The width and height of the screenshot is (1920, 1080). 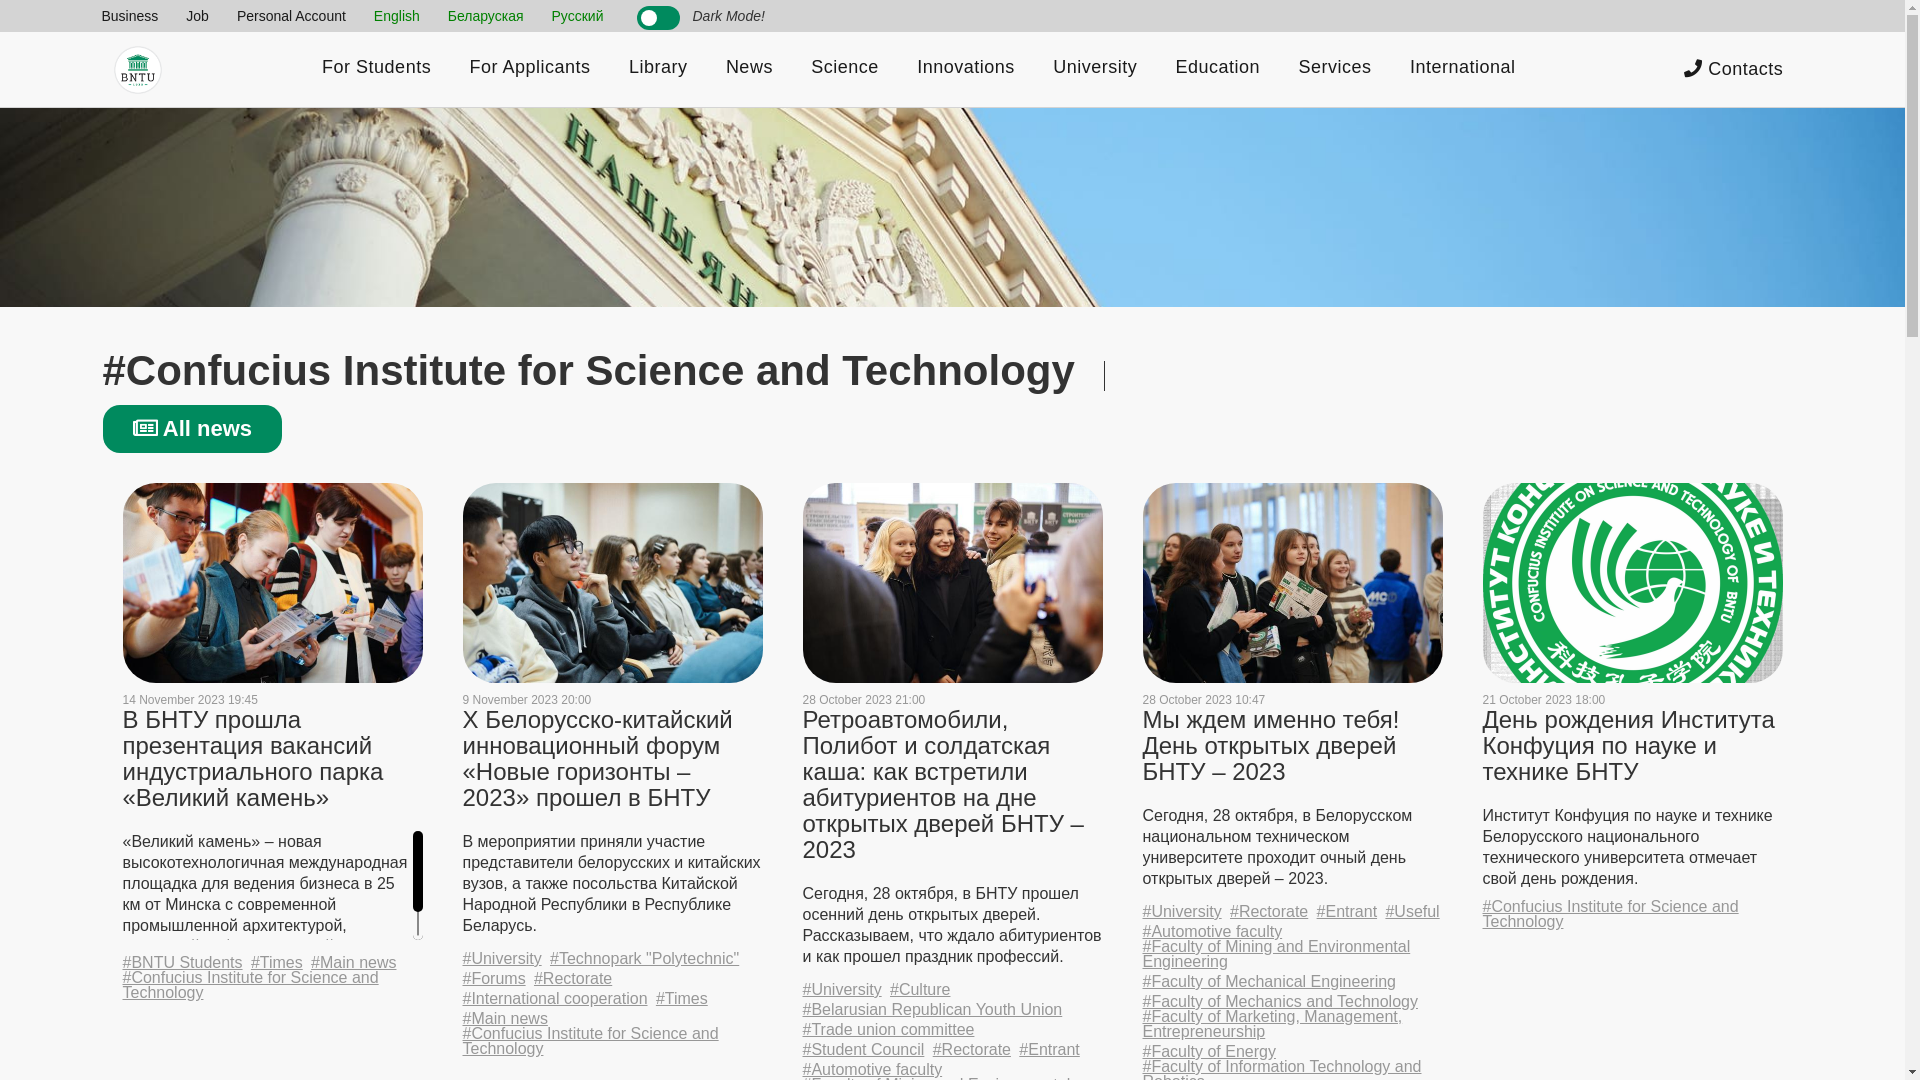 I want to click on '#Student Council', so click(x=863, y=1048).